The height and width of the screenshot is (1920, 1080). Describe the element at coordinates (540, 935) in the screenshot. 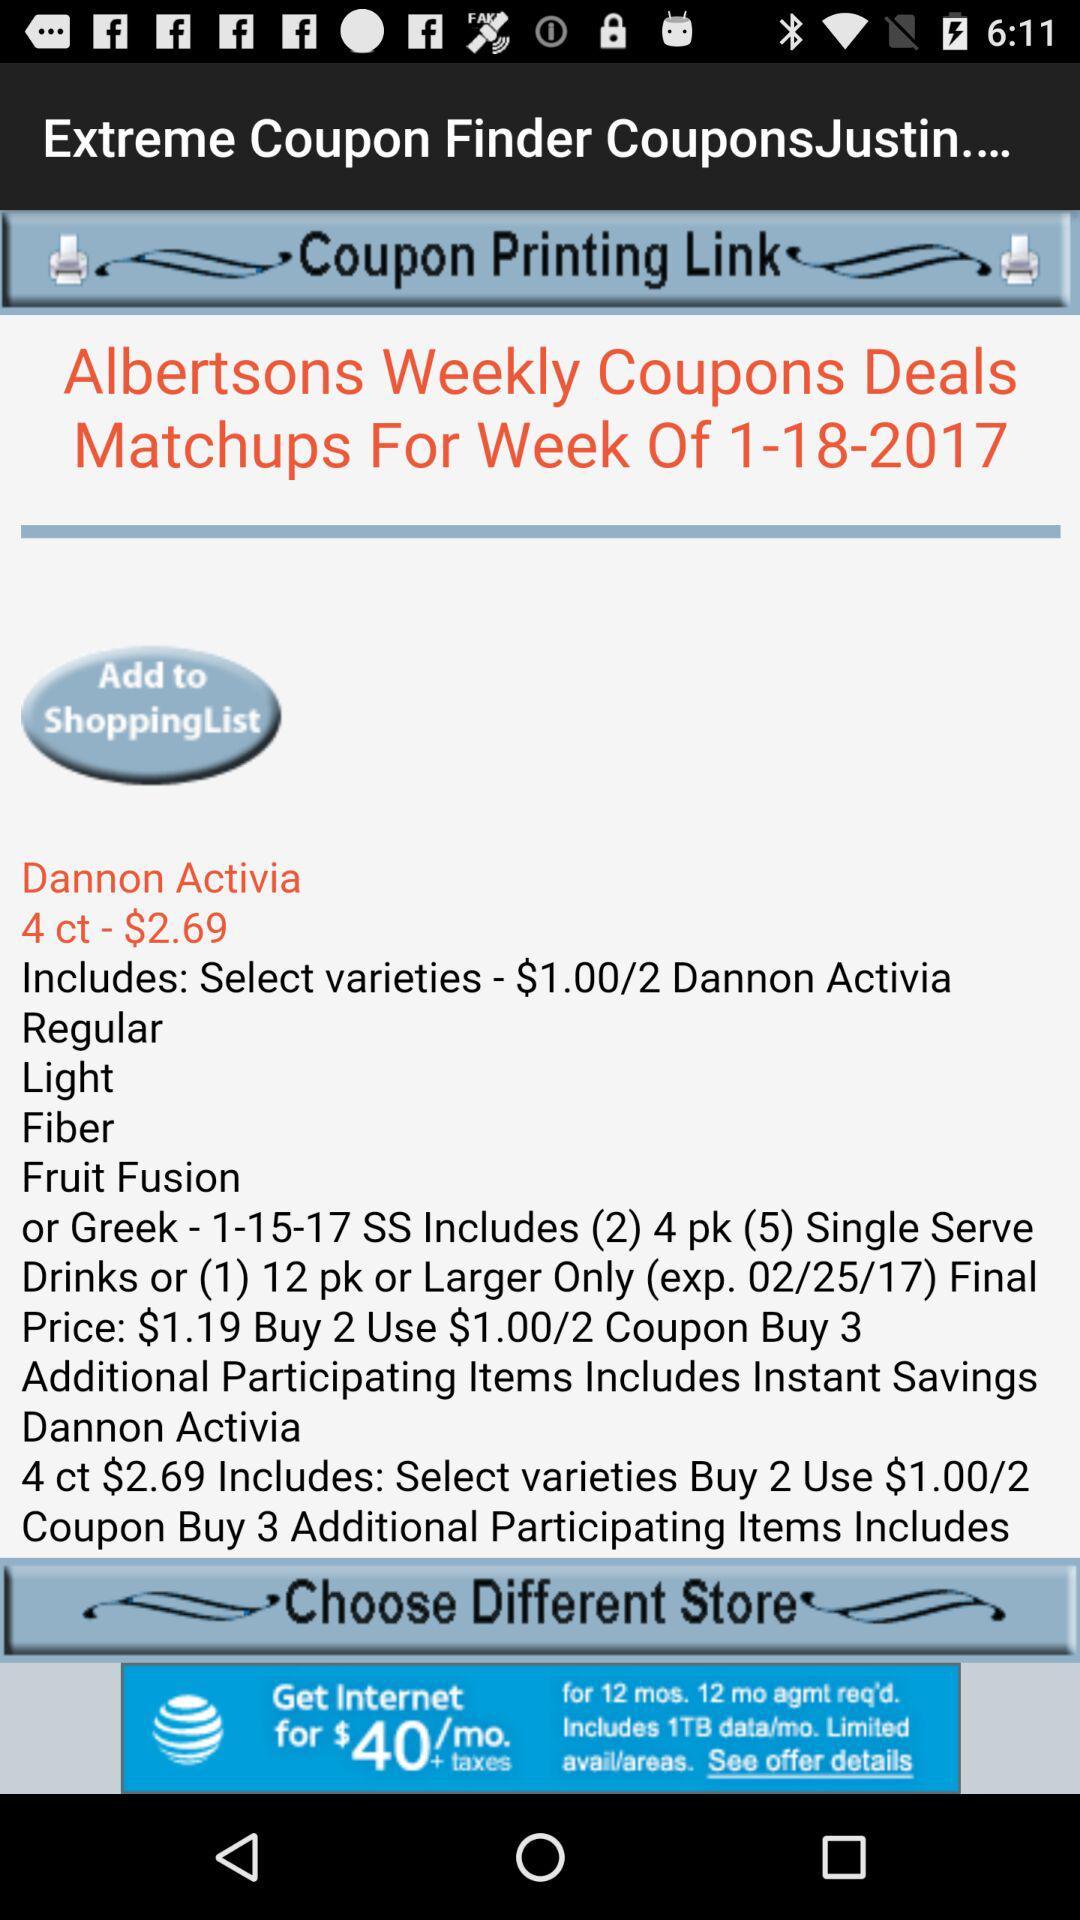

I see `read coupon deal` at that location.